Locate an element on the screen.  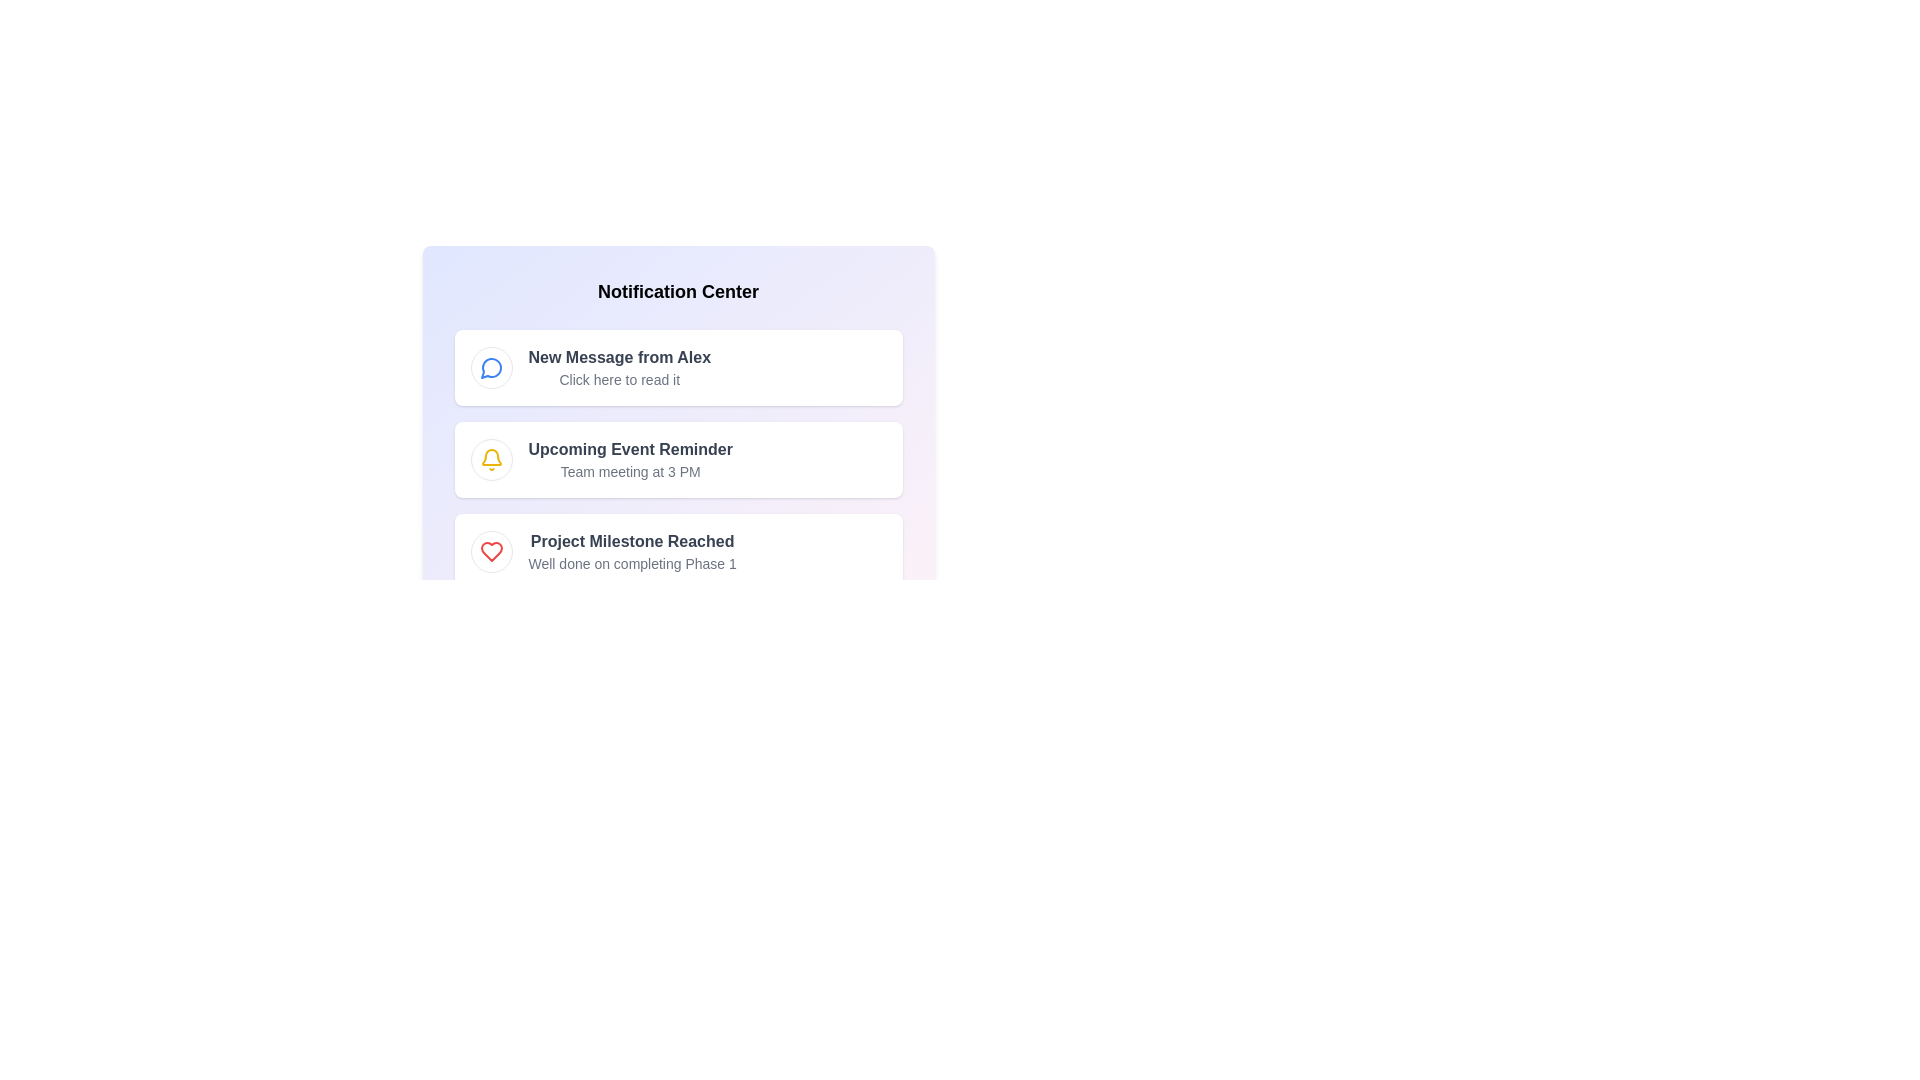
the notification titled 'Upcoming Event Reminder' is located at coordinates (678, 459).